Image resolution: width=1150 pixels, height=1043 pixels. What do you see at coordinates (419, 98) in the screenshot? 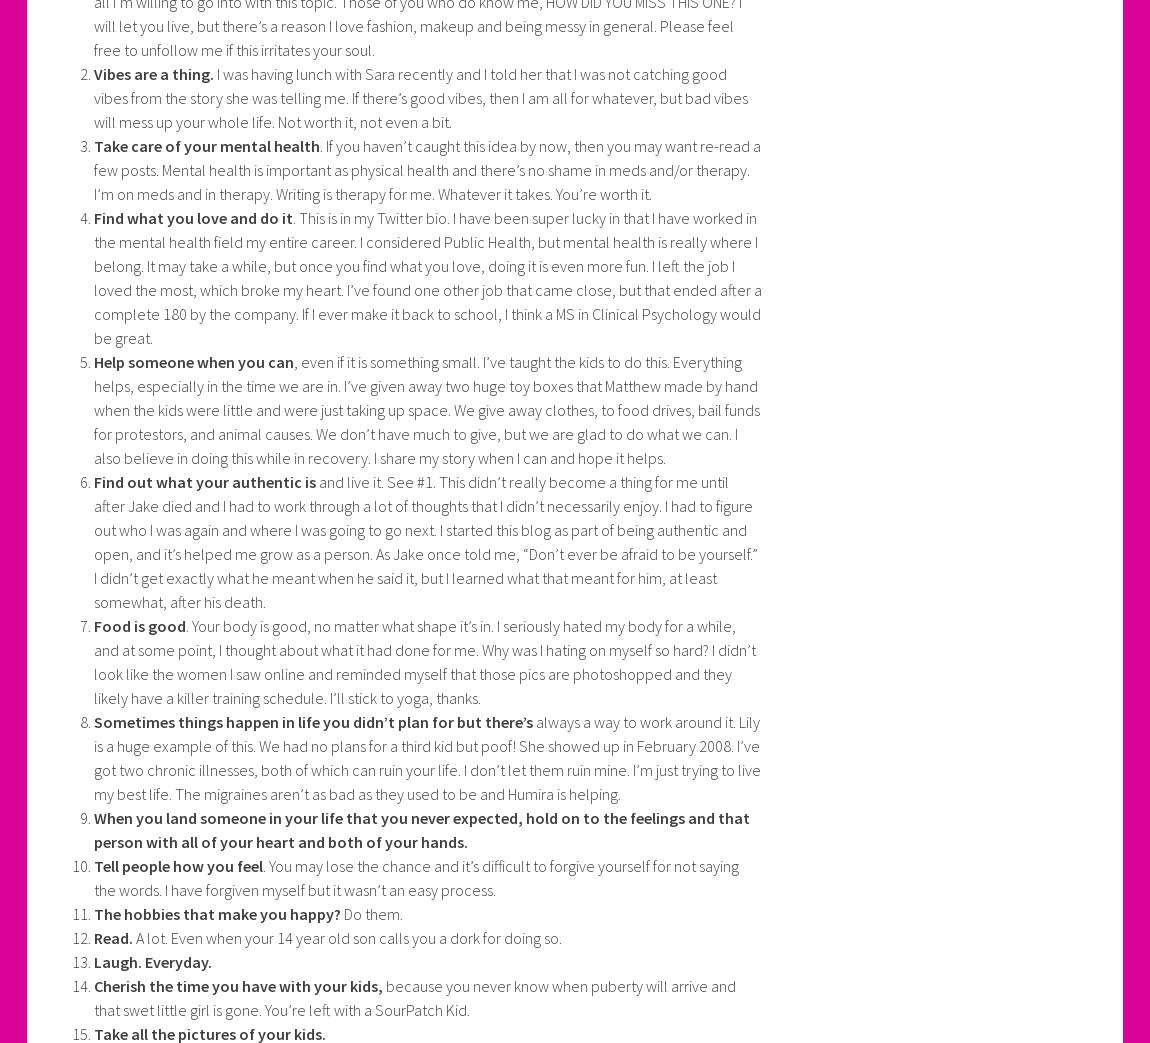
I see `'I was having lunch with Sara recently and I told her that I was not catching good vibes from the story she was telling me. If there’s good vibes, then I am all for whatever, but bad vibes will mess up your whole life. Not worth it, not even a bit.'` at bounding box center [419, 98].